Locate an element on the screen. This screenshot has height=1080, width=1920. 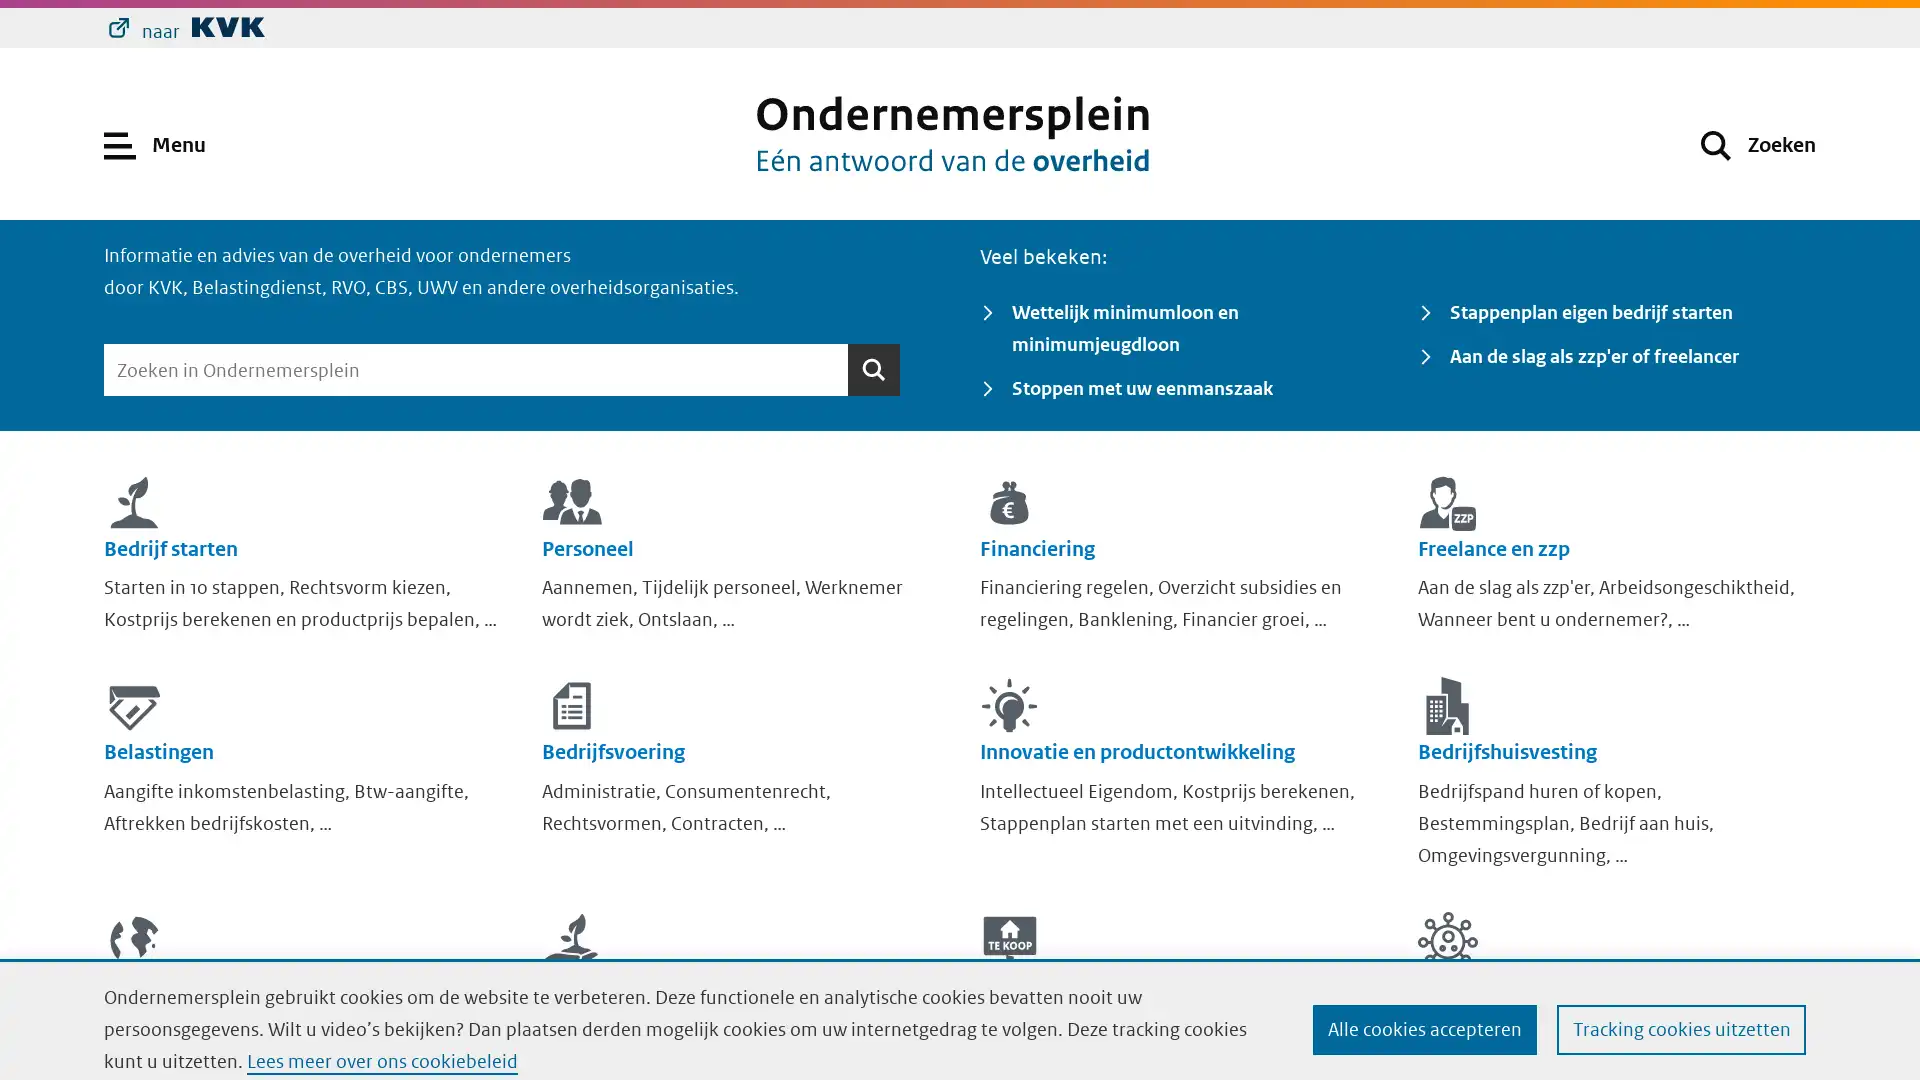
Tracking cookies uitzetten is located at coordinates (1680, 1011).